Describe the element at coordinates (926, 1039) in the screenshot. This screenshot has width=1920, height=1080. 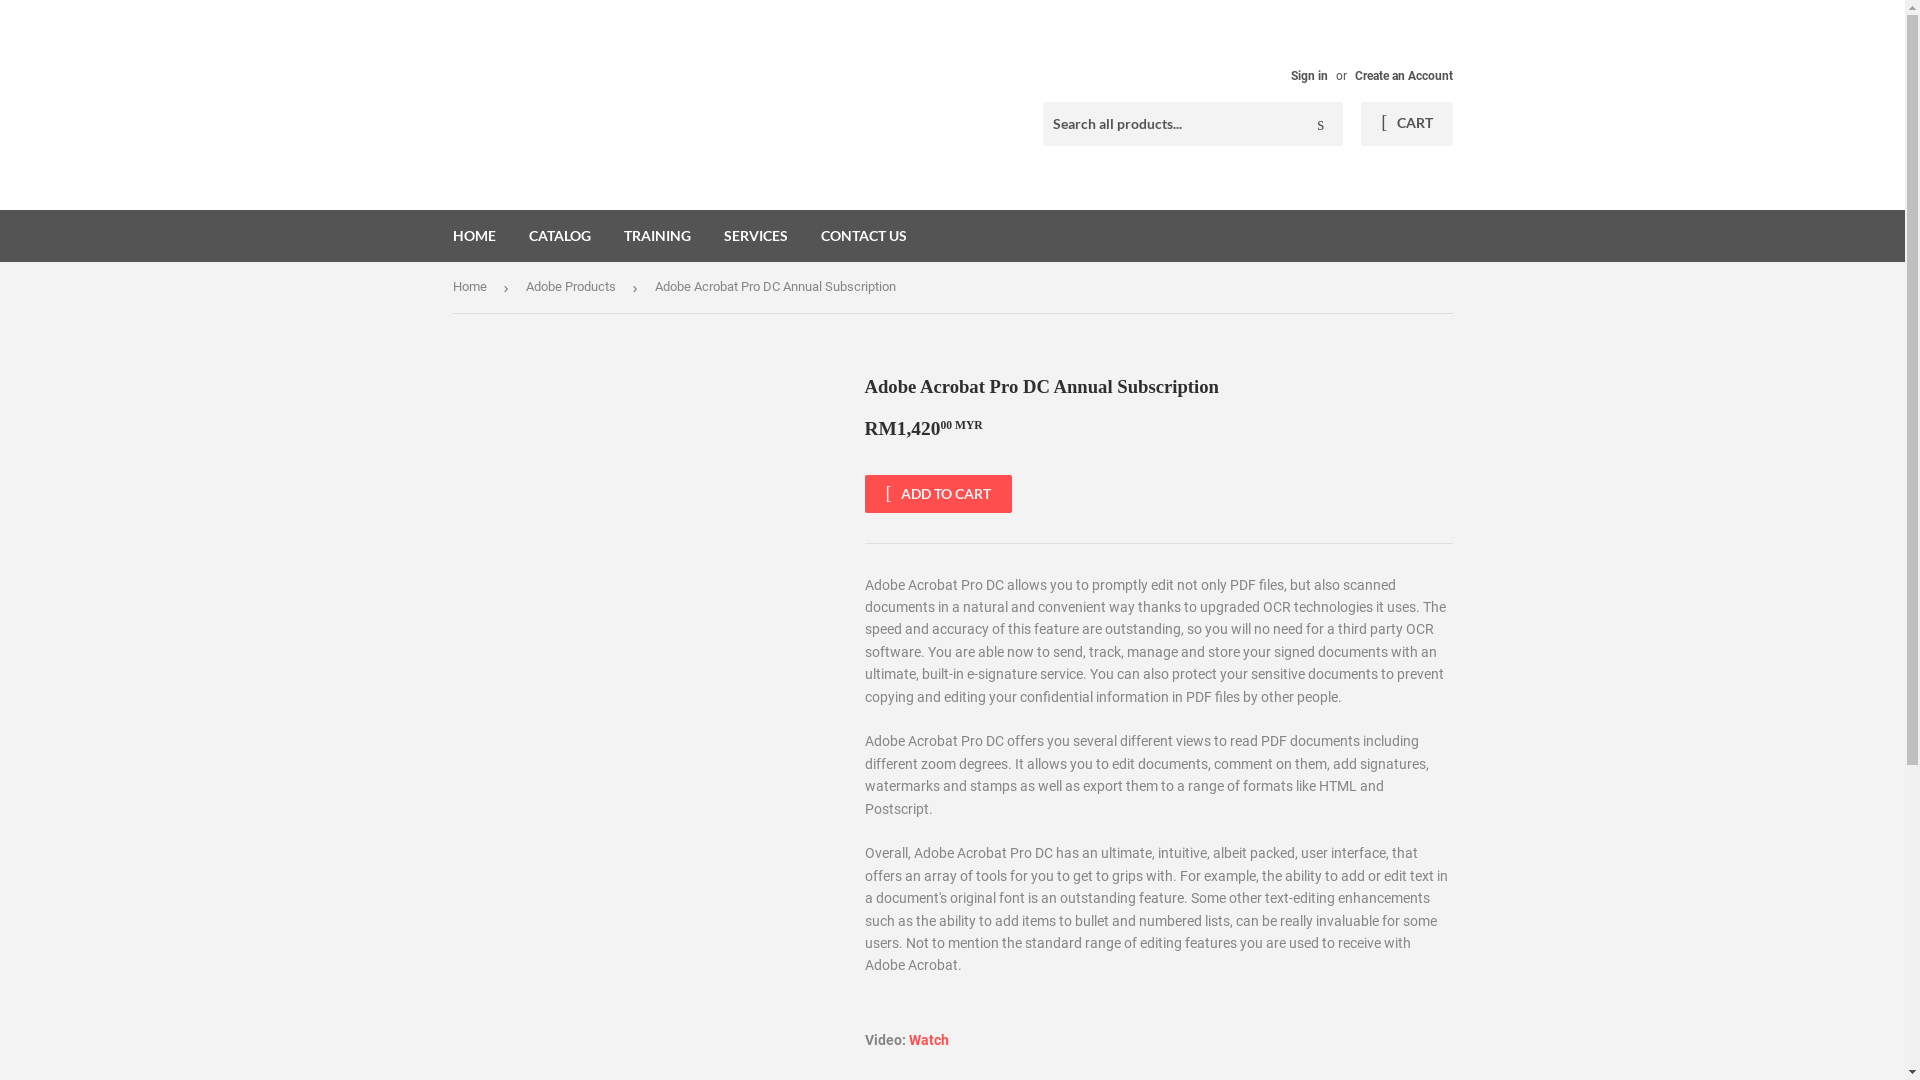
I see `'Watch'` at that location.